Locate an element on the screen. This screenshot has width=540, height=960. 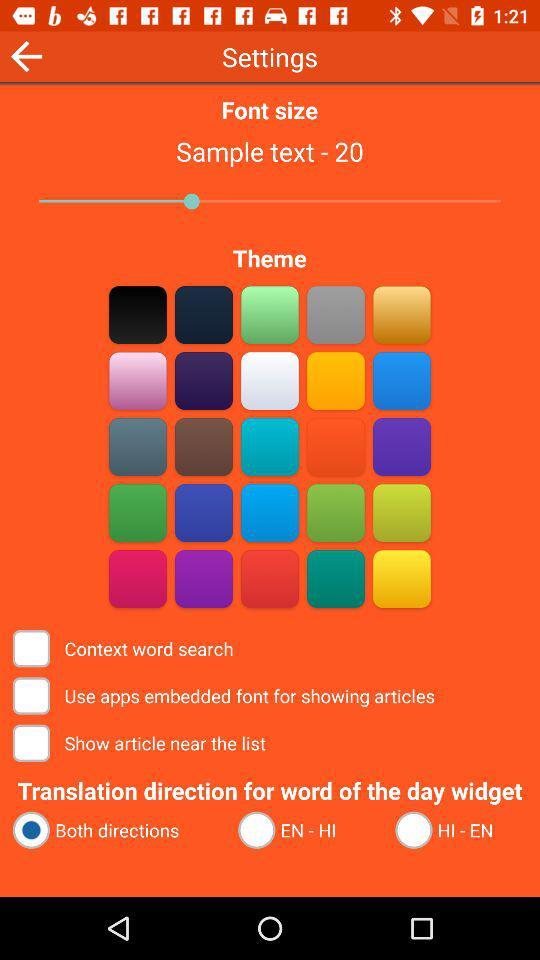
purple option is located at coordinates (203, 578).